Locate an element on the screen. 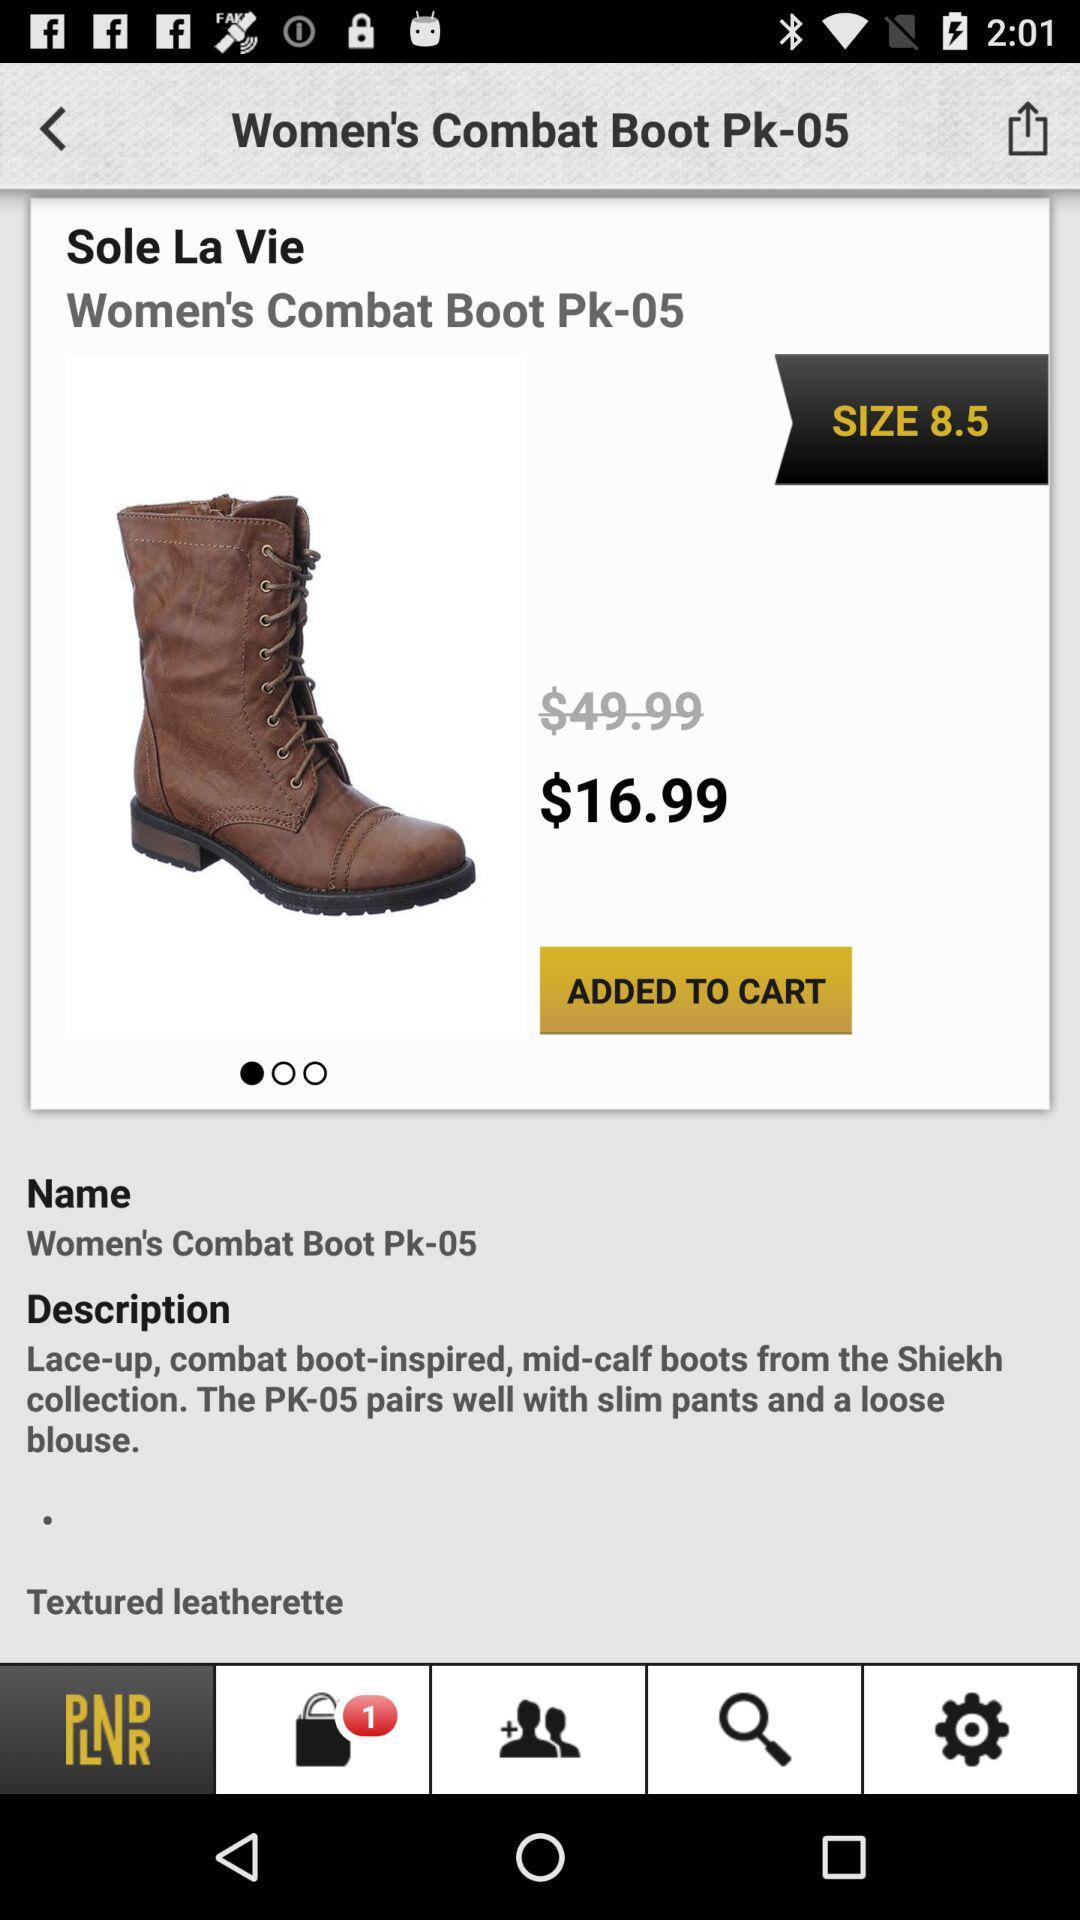 This screenshot has height=1920, width=1080. the icon above $49.99 is located at coordinates (910, 418).